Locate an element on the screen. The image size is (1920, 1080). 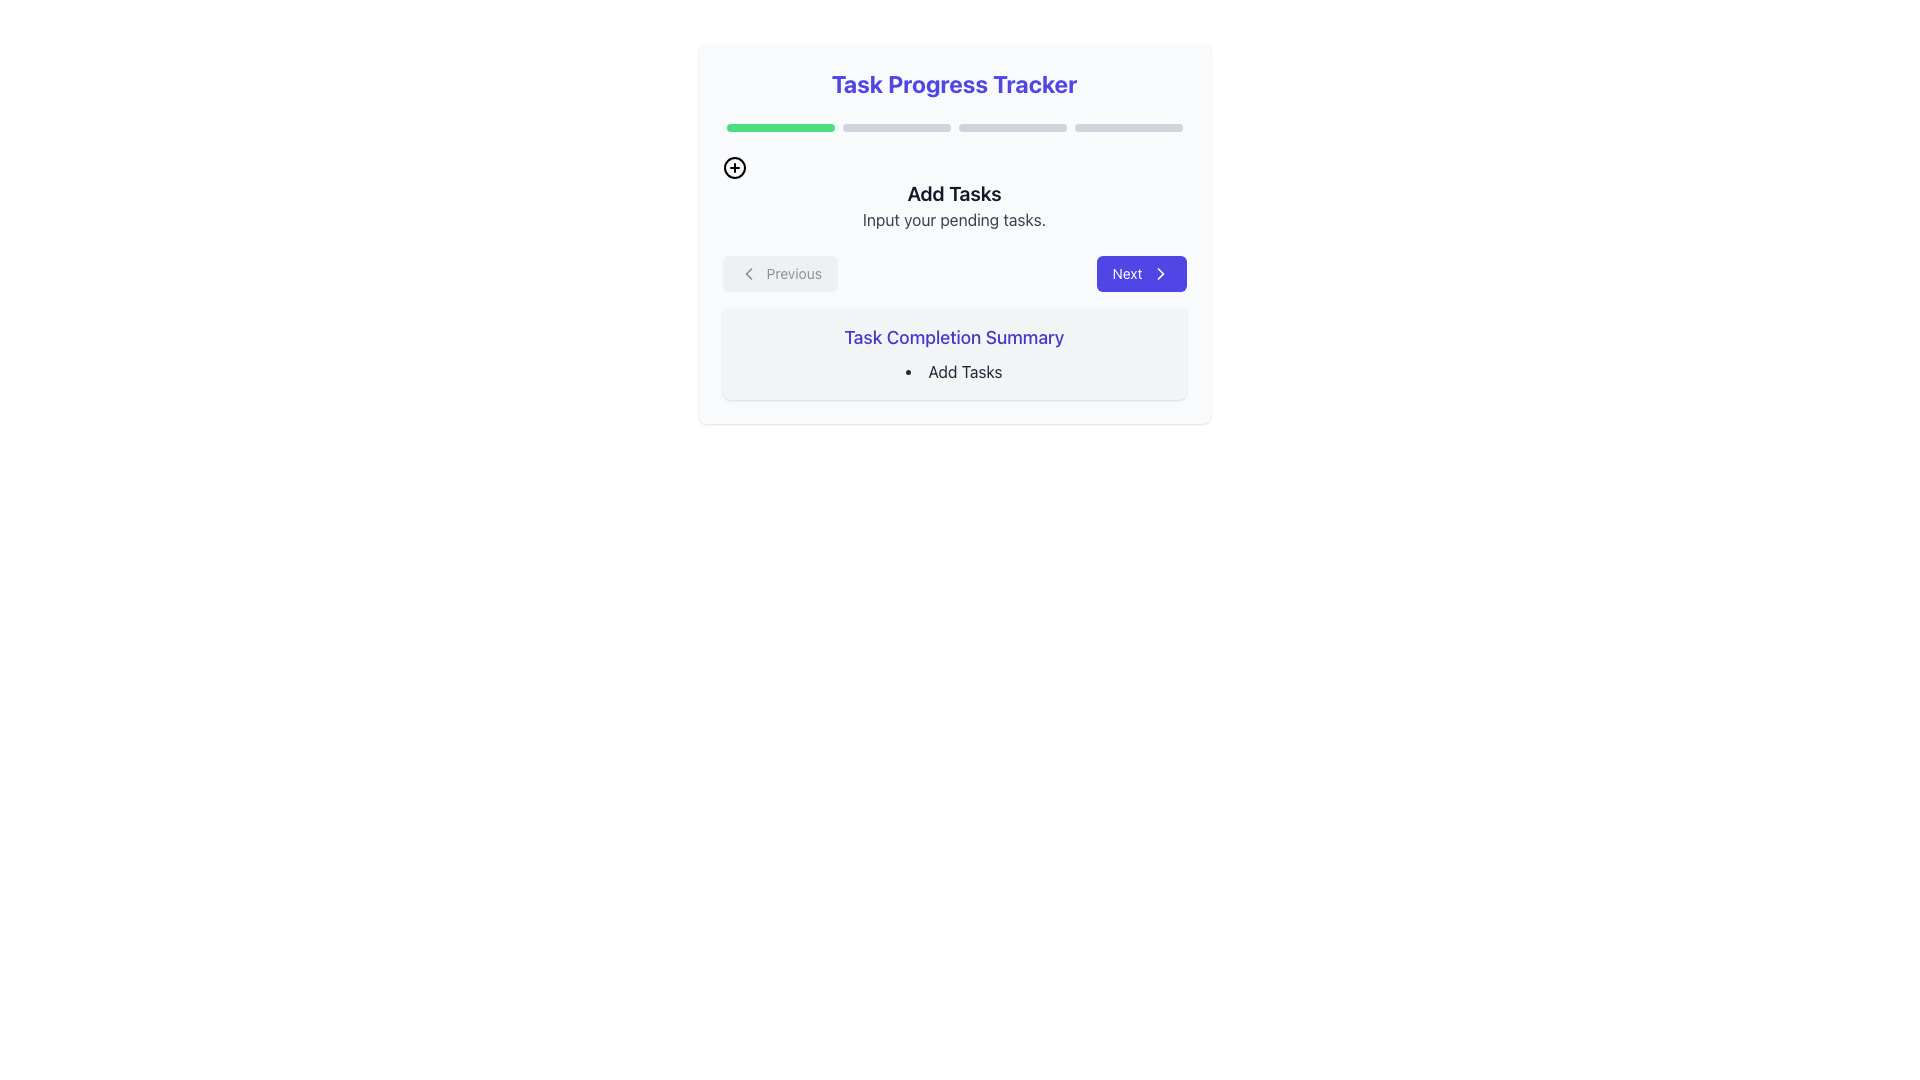
progress description from the 'Task Progress Tracker' UI element, which includes the heading, subheading, and descriptive text is located at coordinates (953, 233).